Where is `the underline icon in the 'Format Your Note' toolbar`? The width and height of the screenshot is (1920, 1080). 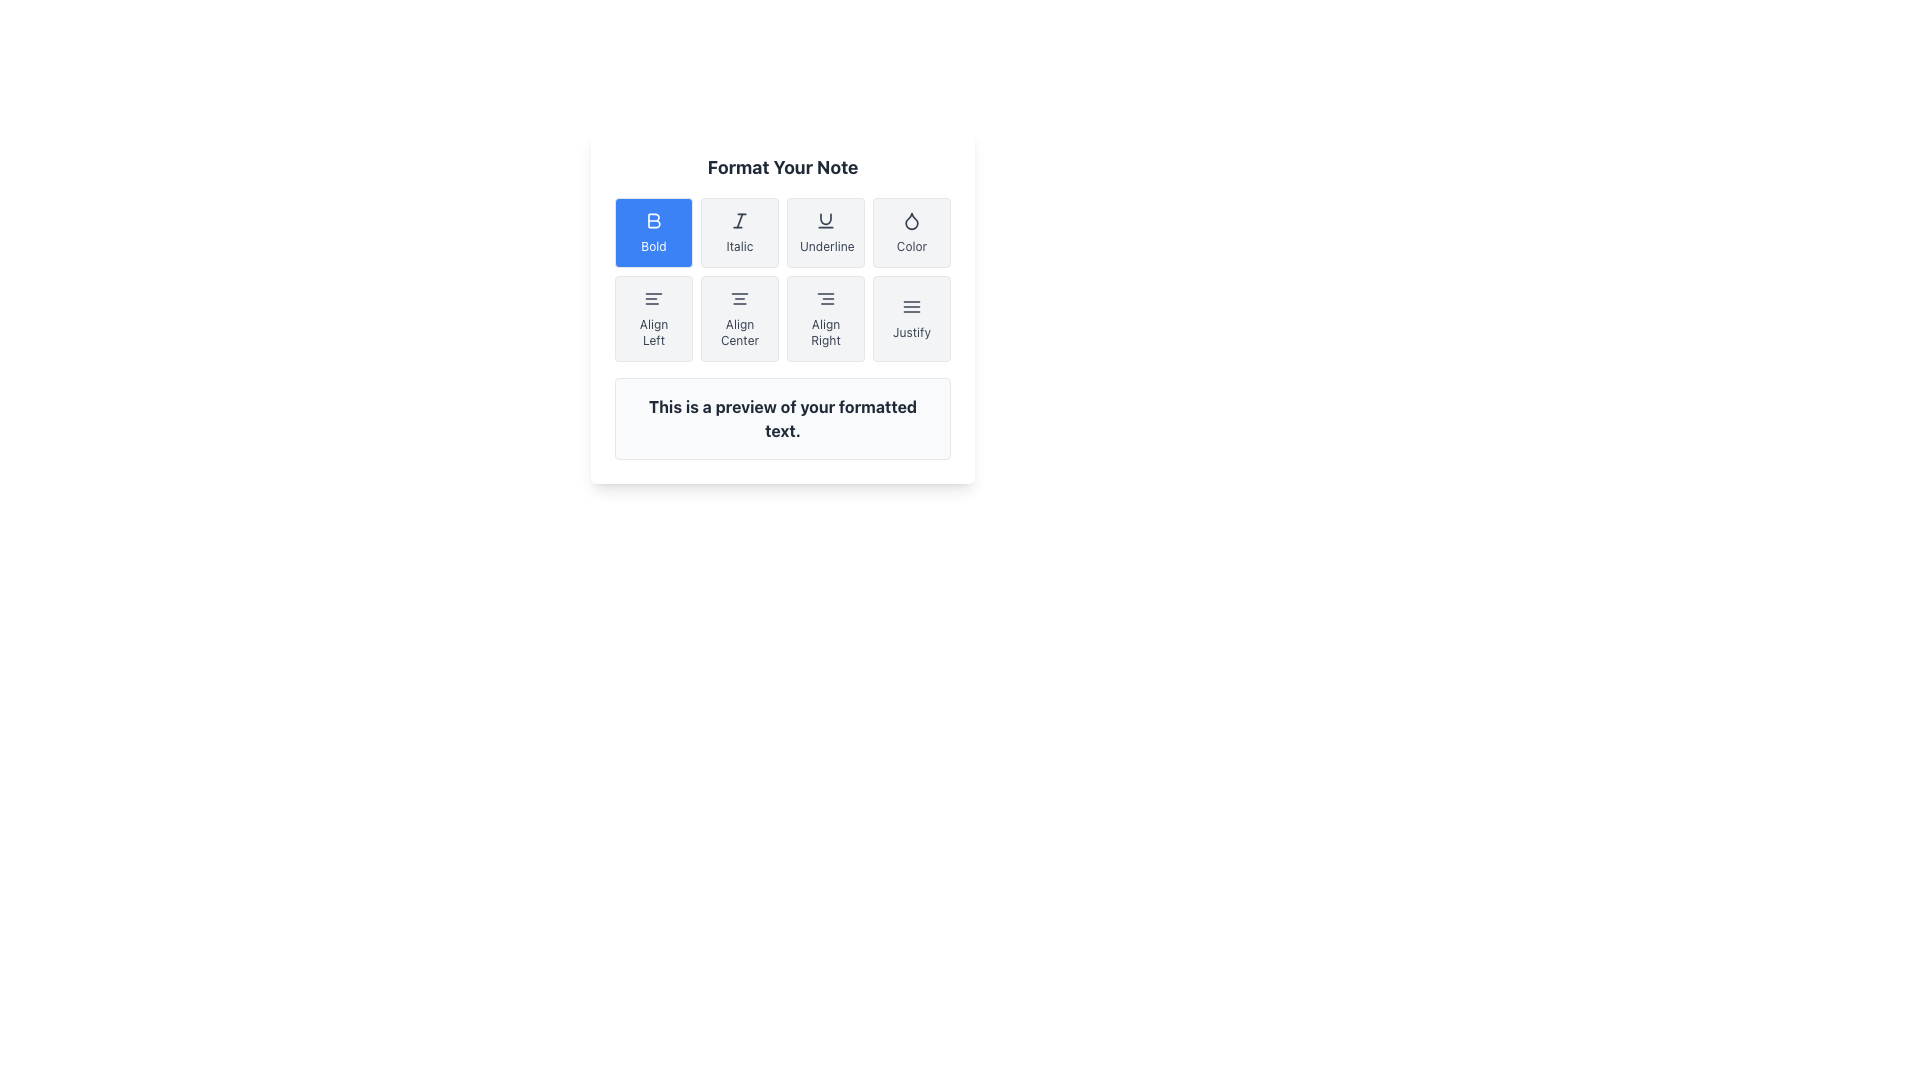
the underline icon in the 'Format Your Note' toolbar is located at coordinates (825, 219).